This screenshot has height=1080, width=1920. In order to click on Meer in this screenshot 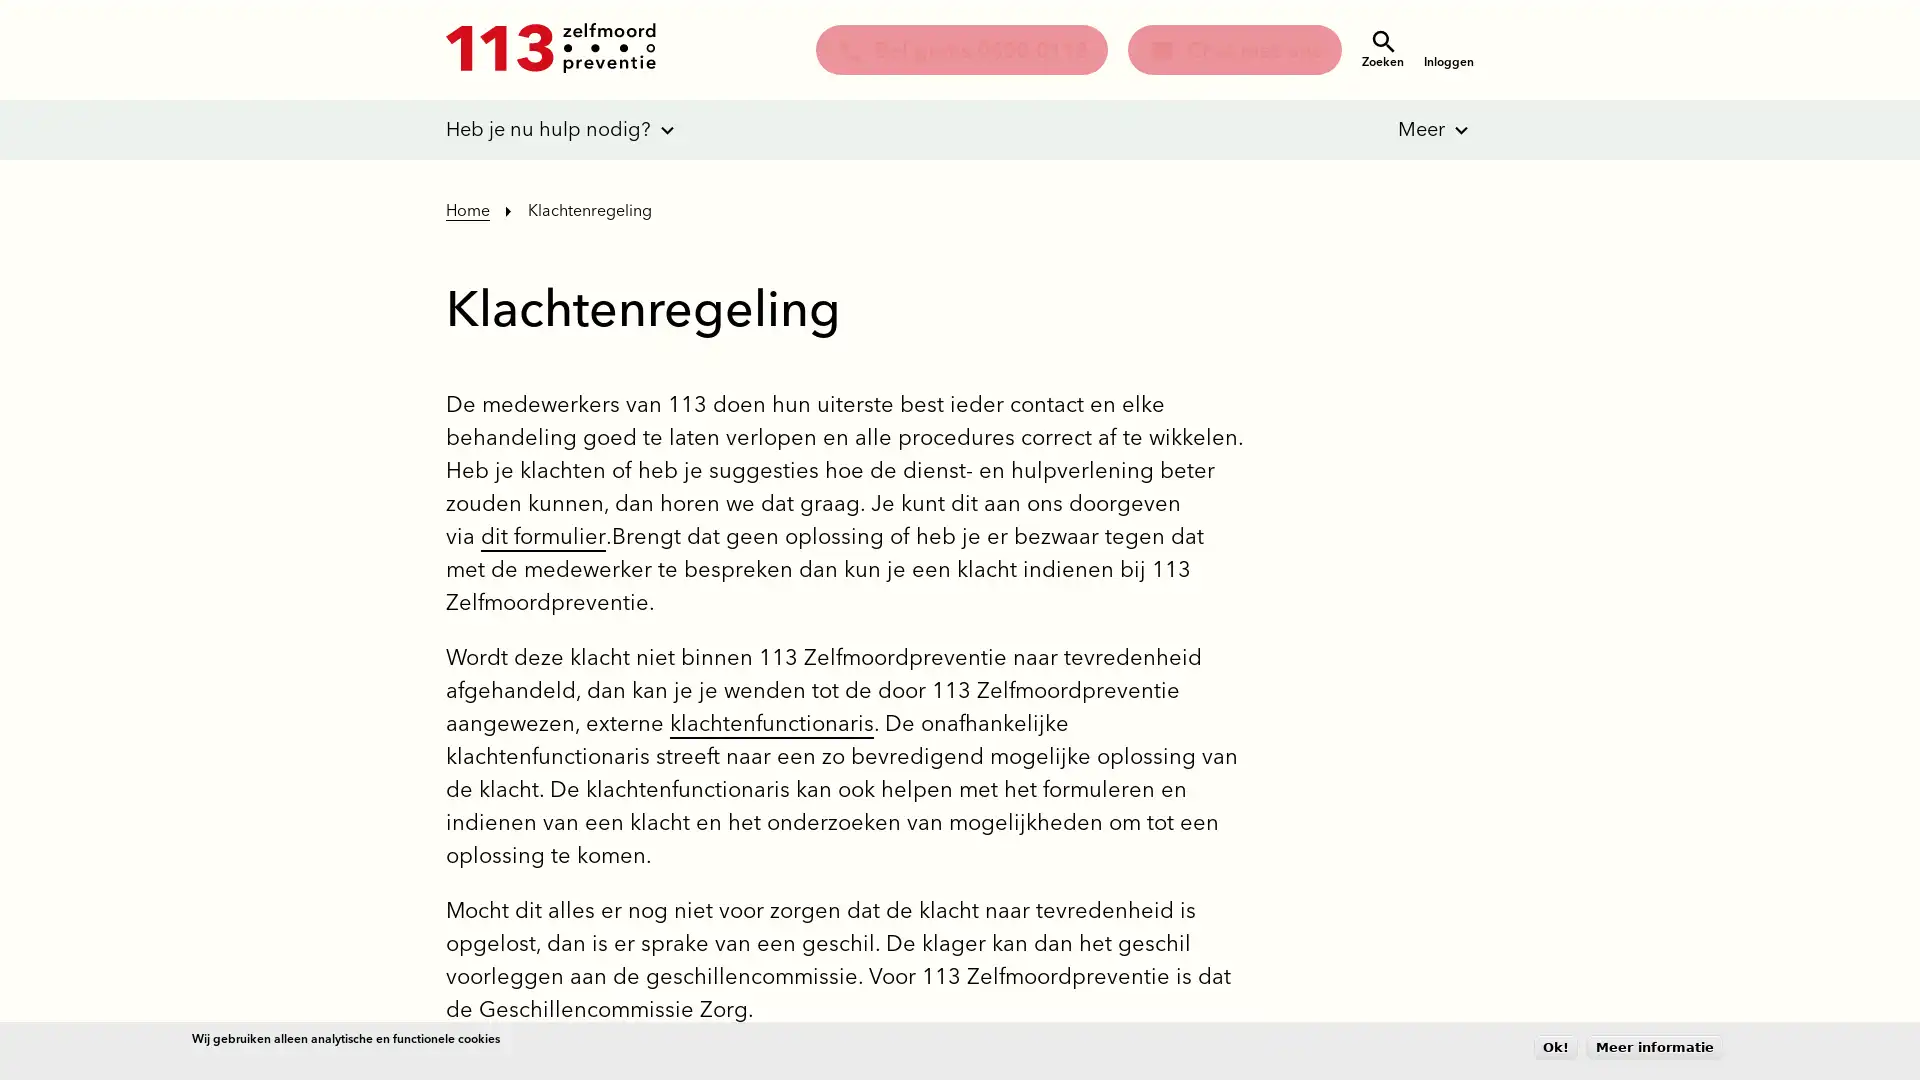, I will do `click(1406, 130)`.